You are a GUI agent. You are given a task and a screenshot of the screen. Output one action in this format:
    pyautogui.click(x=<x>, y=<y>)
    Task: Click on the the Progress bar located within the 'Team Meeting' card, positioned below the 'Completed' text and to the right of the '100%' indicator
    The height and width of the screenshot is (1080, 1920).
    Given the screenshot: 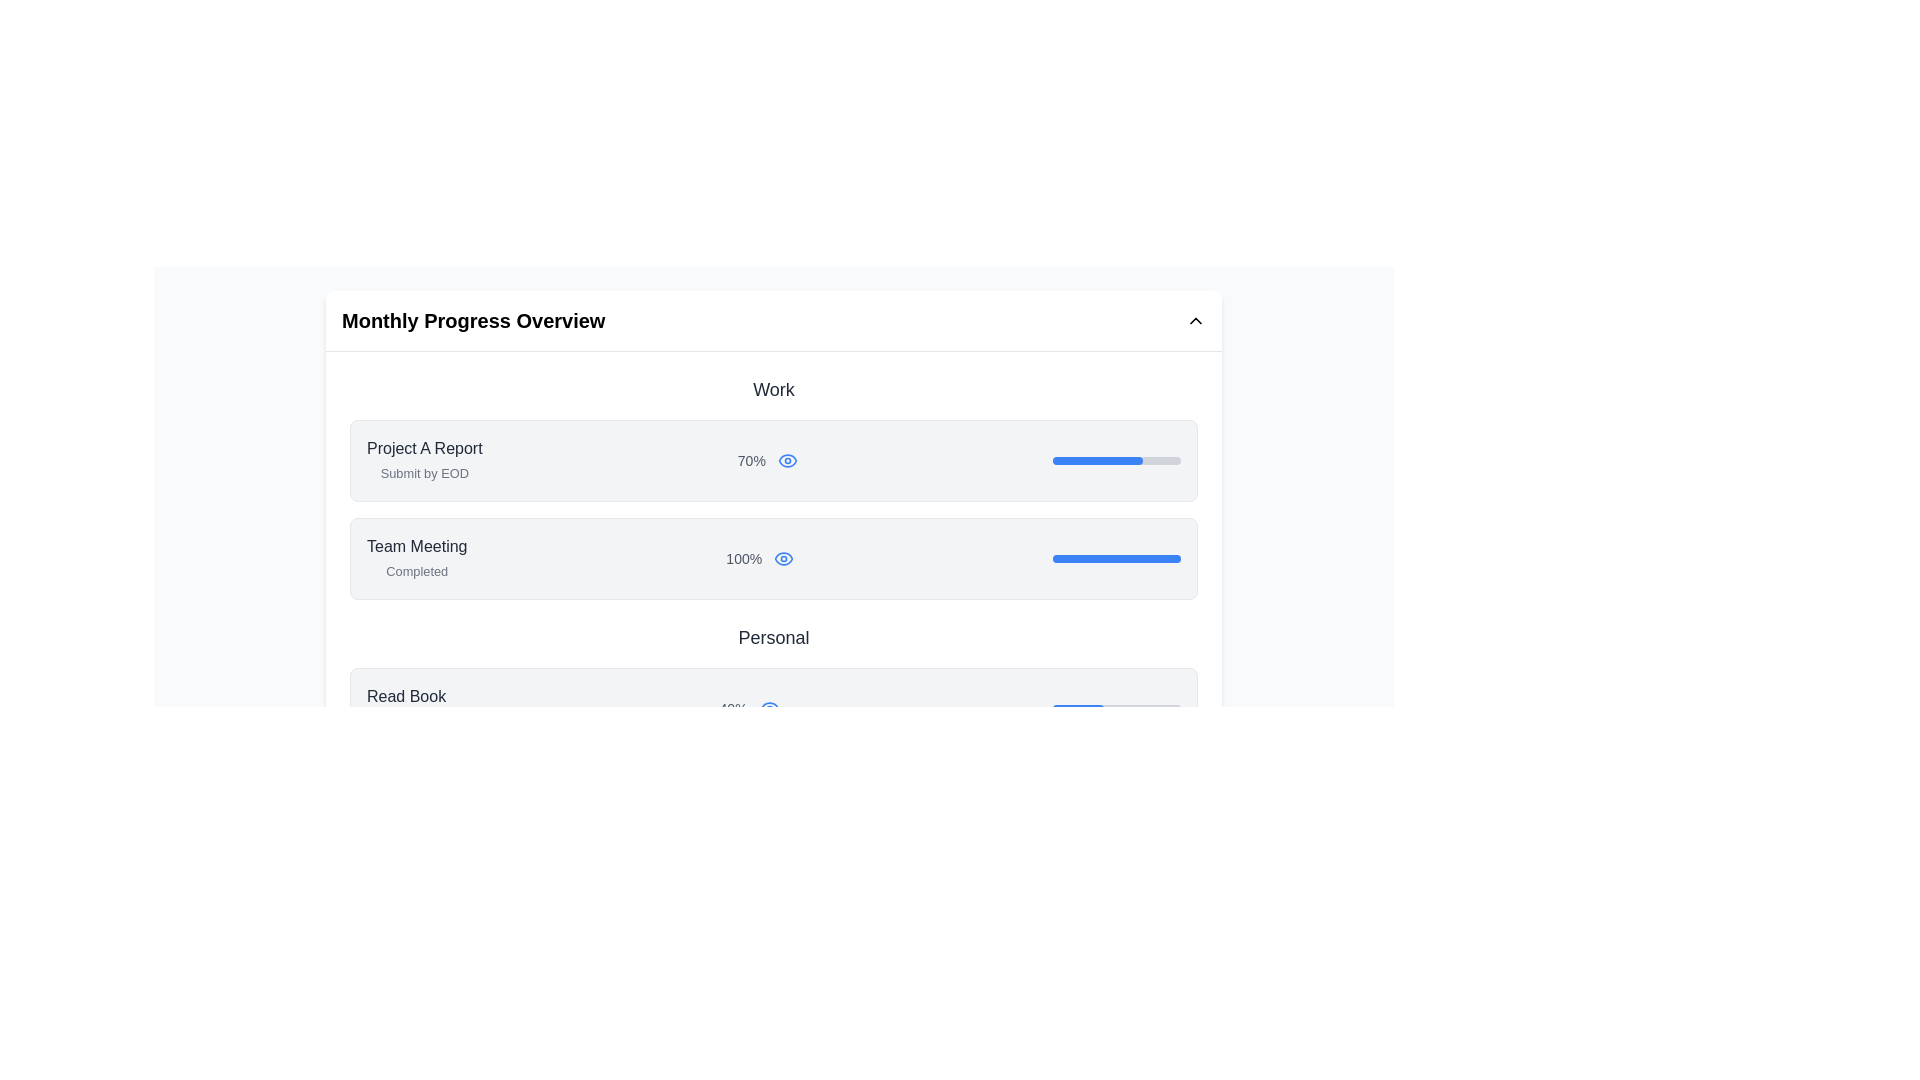 What is the action you would take?
    pyautogui.click(x=1116, y=559)
    